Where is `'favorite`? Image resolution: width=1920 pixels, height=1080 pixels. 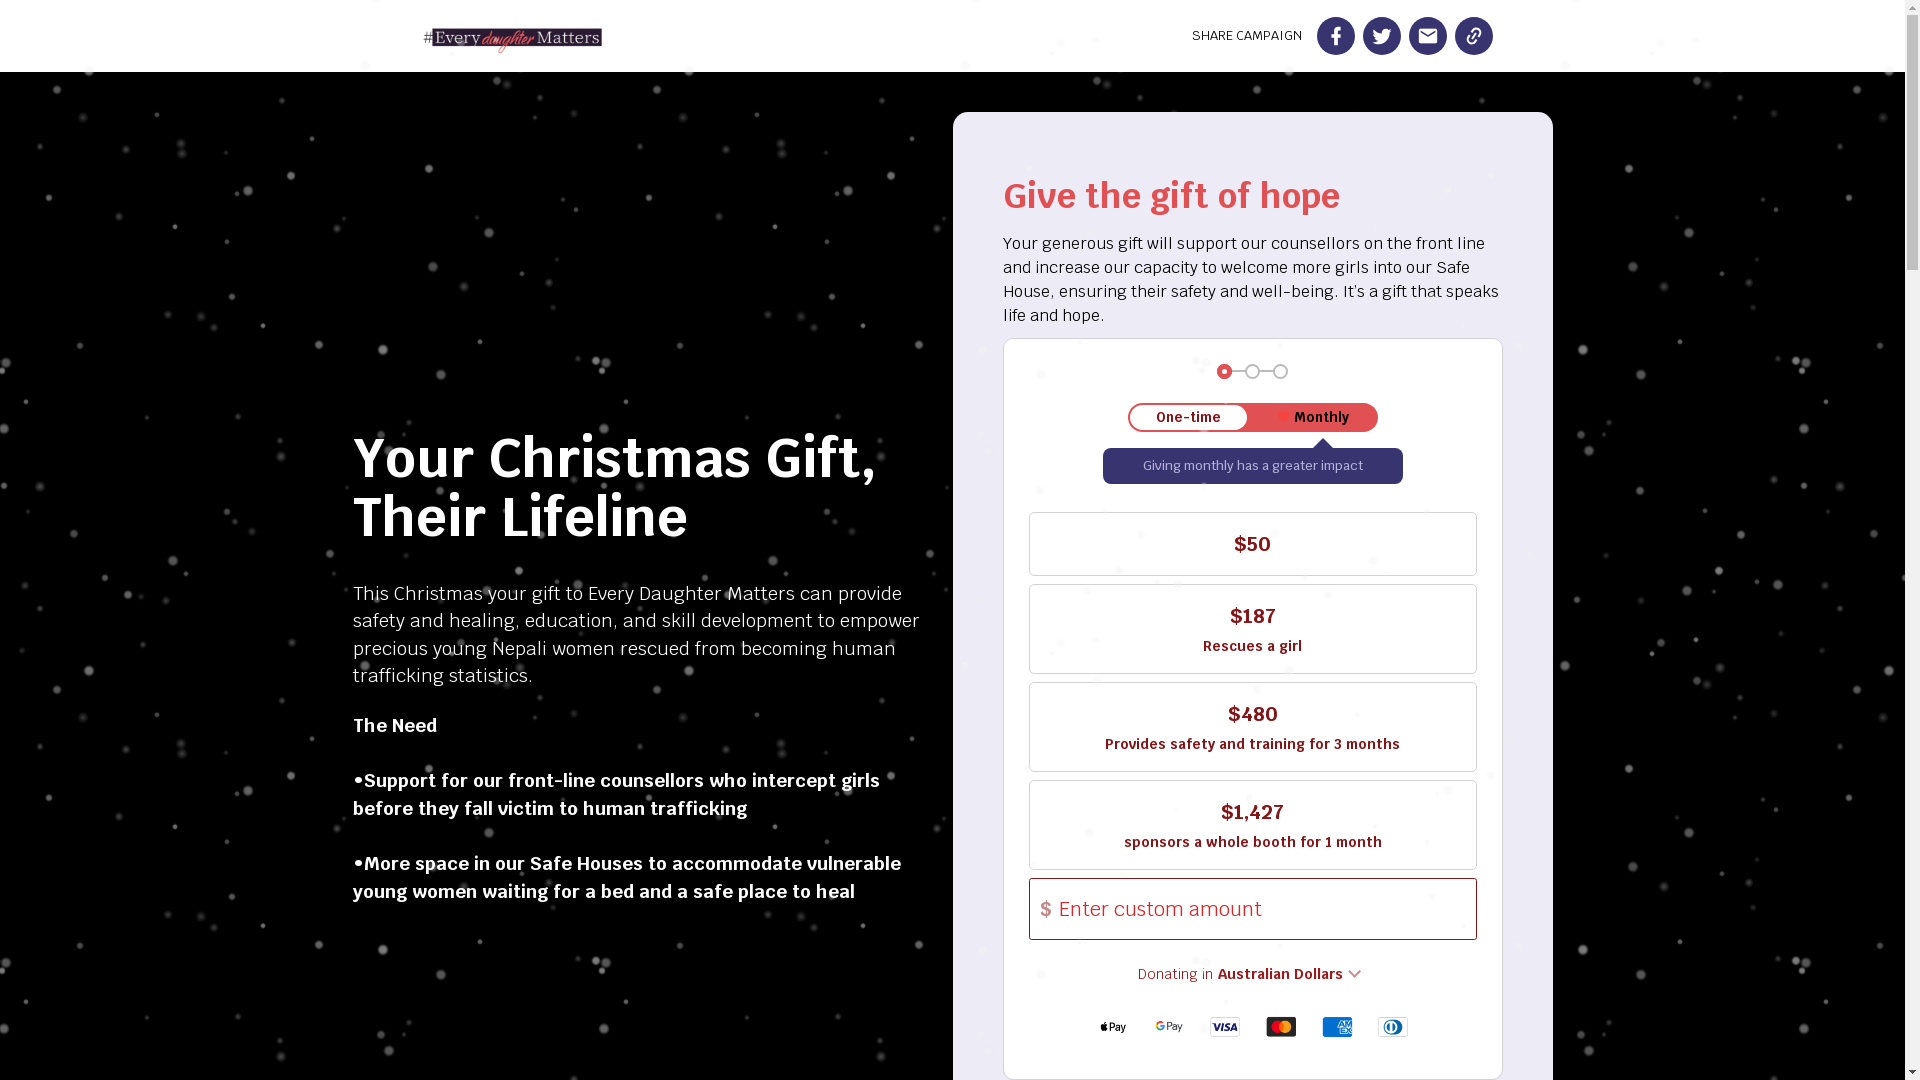
'favorite is located at coordinates (1313, 416).